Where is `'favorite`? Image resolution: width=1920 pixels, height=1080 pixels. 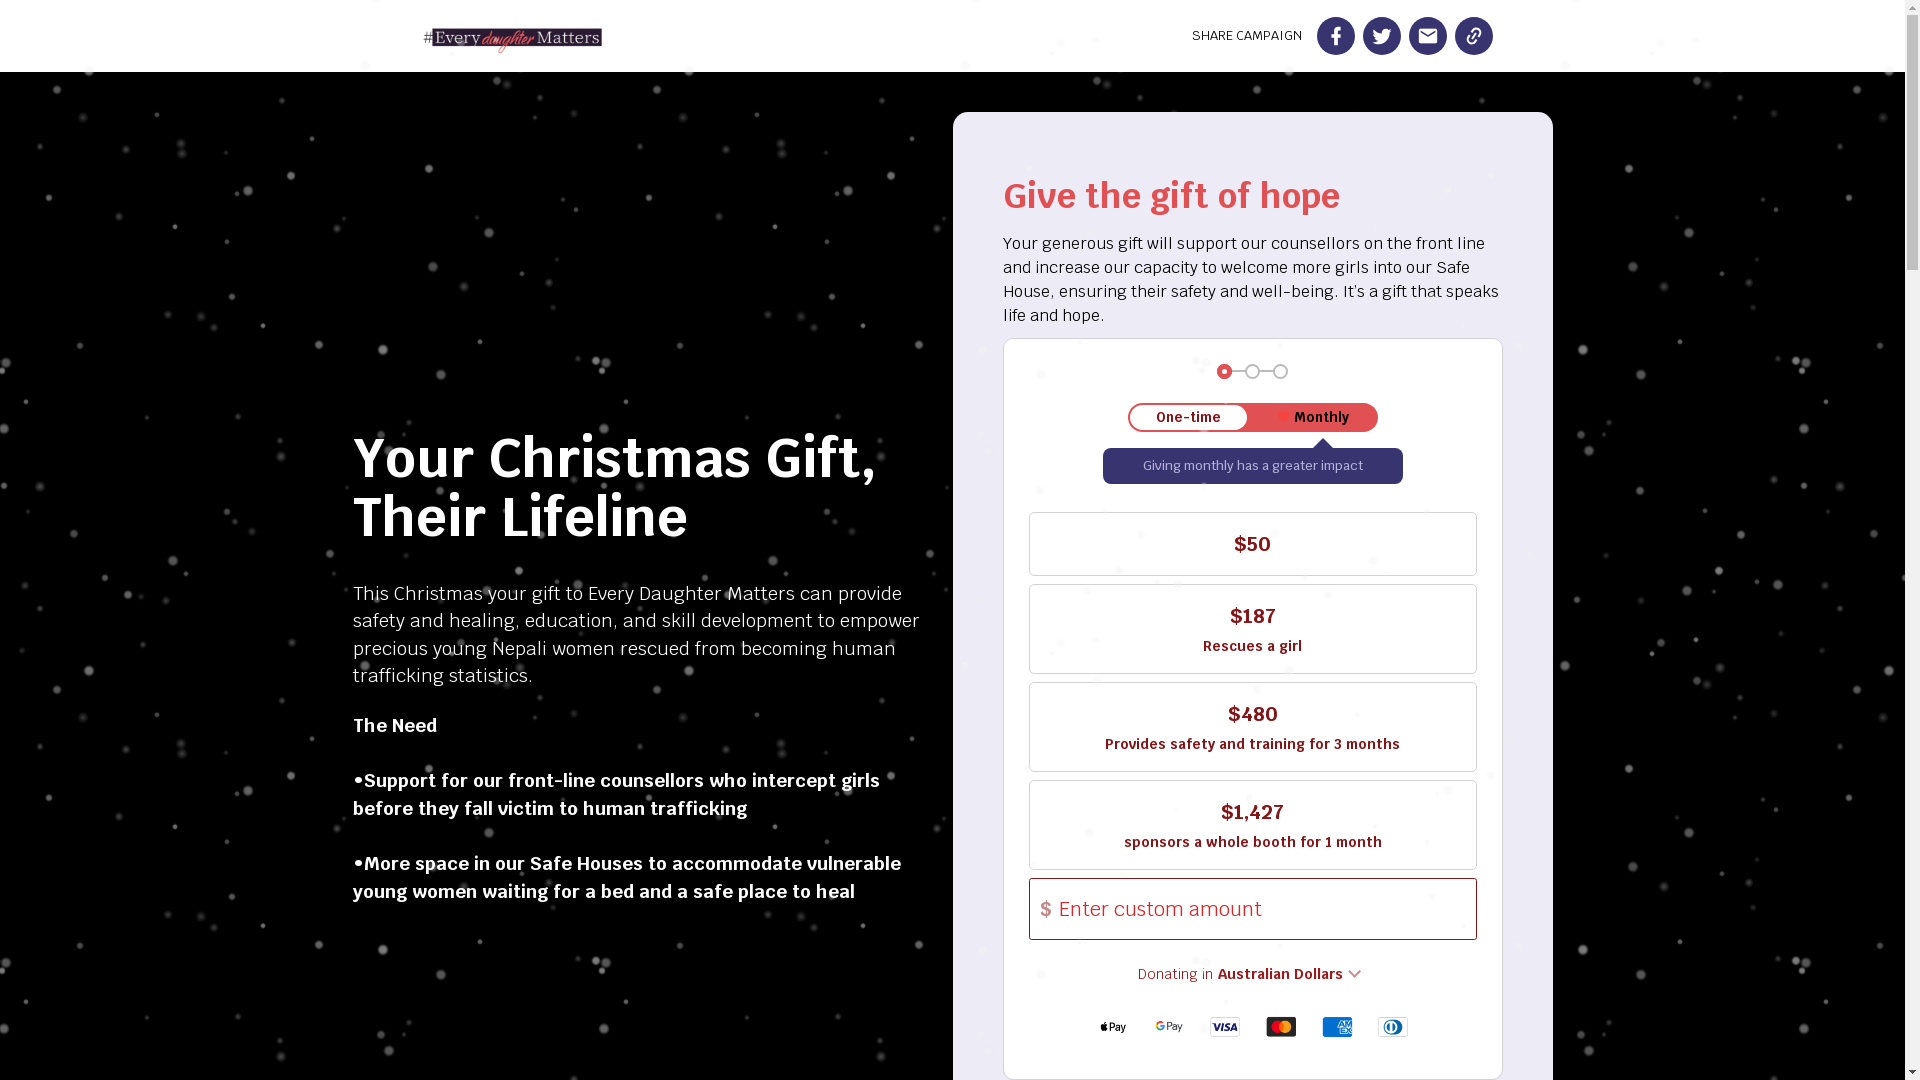
'favorite is located at coordinates (1313, 416).